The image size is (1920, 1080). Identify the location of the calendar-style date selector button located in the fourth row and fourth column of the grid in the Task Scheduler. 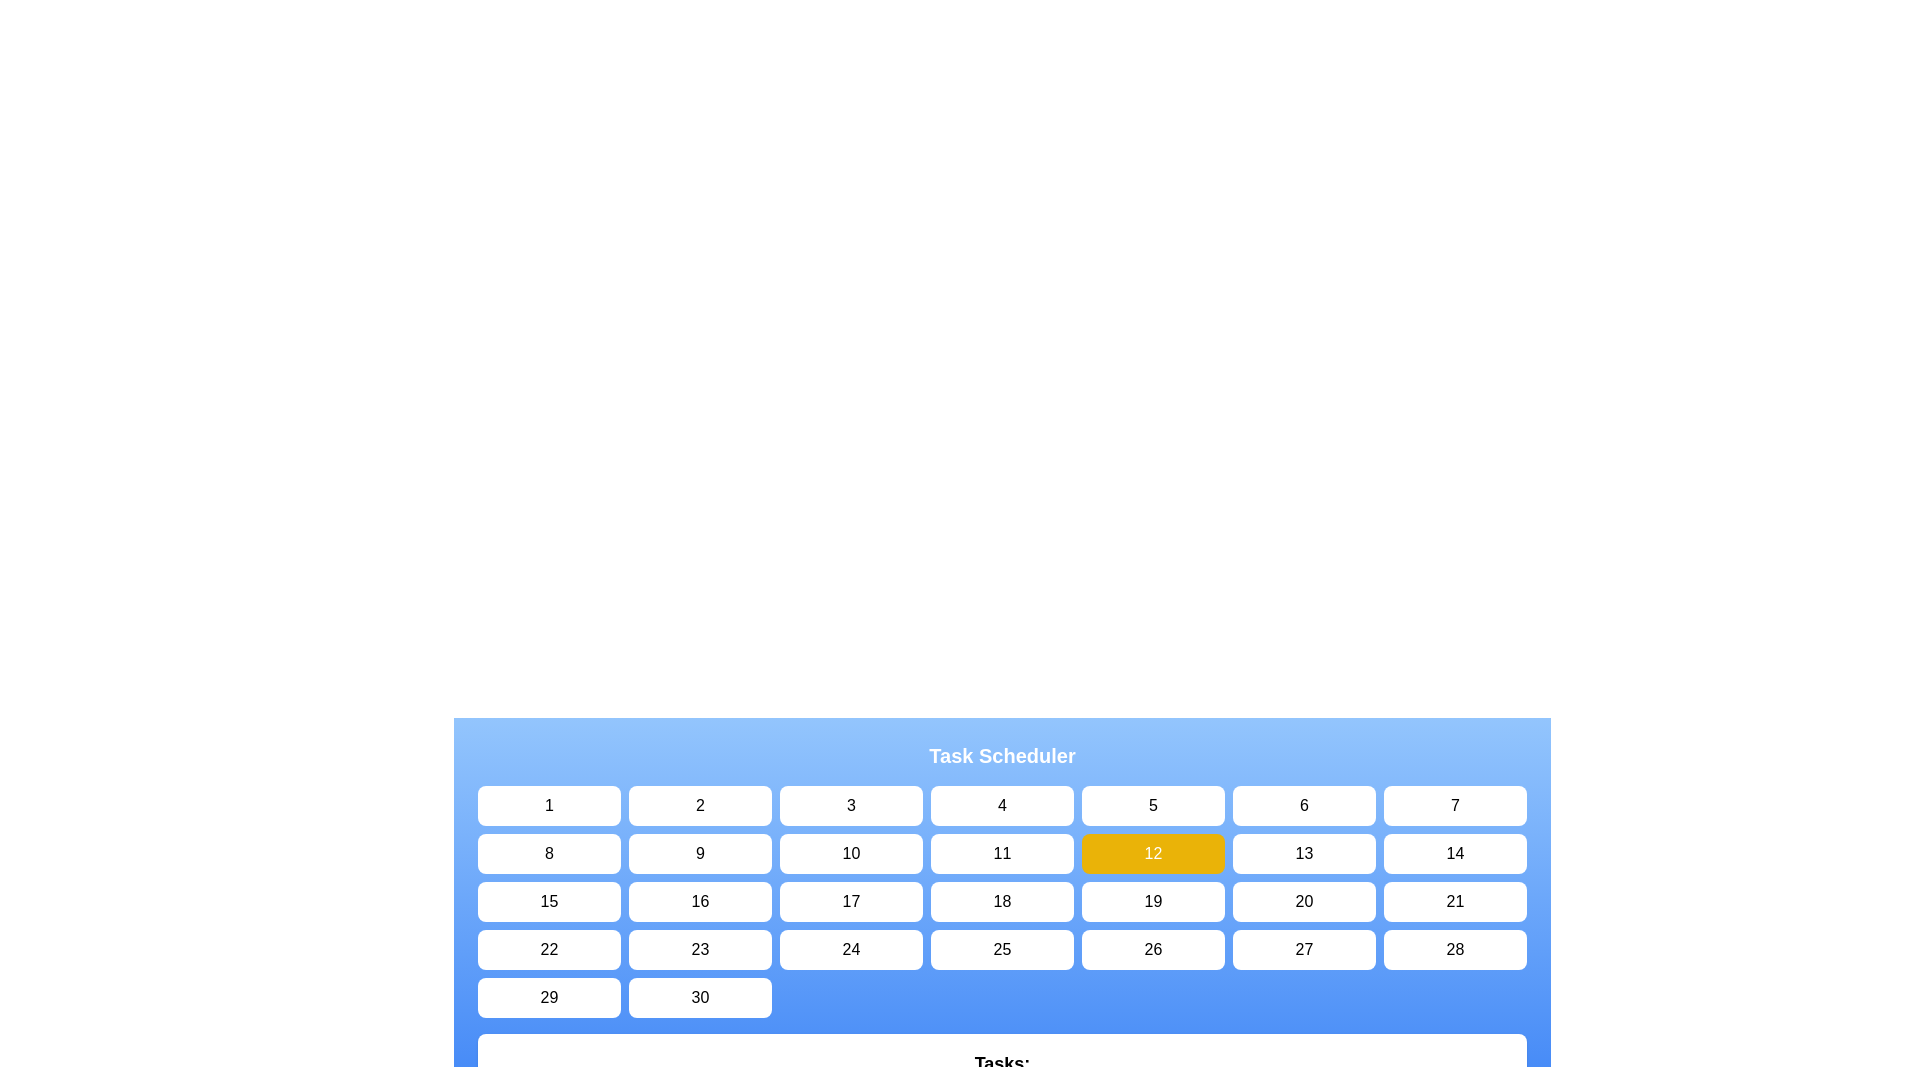
(851, 948).